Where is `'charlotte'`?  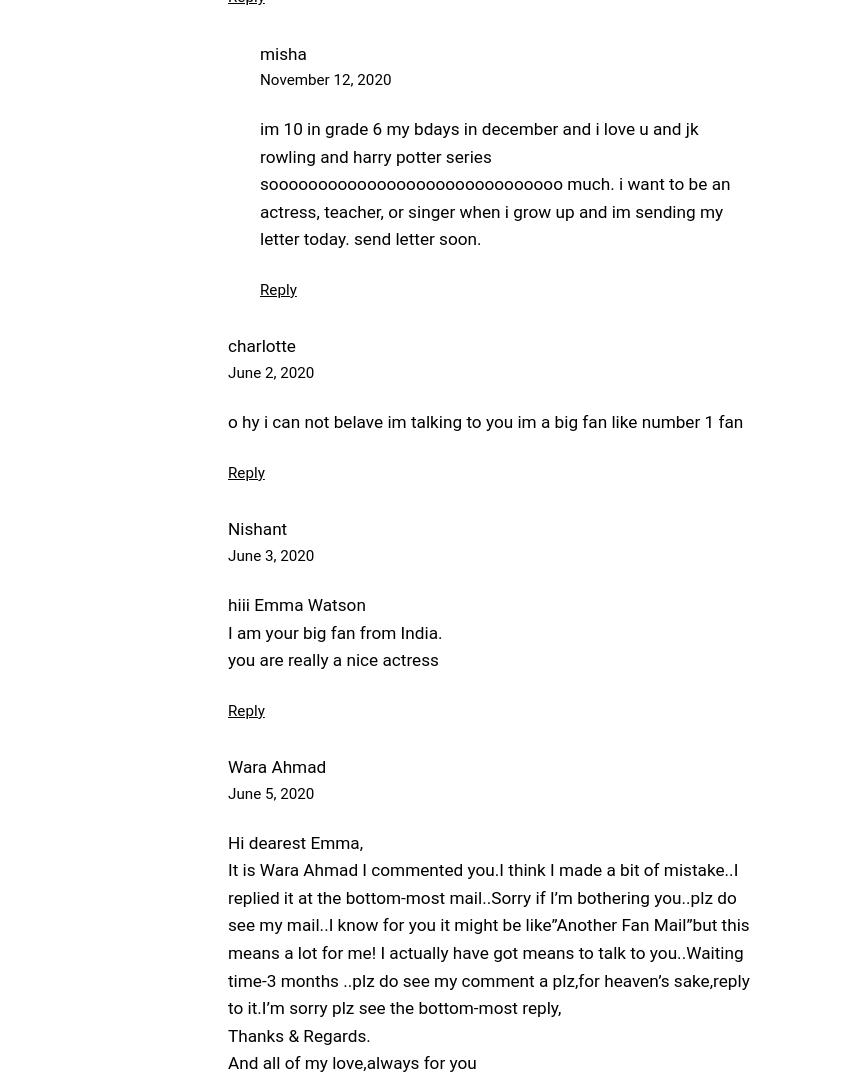
'charlotte' is located at coordinates (260, 345).